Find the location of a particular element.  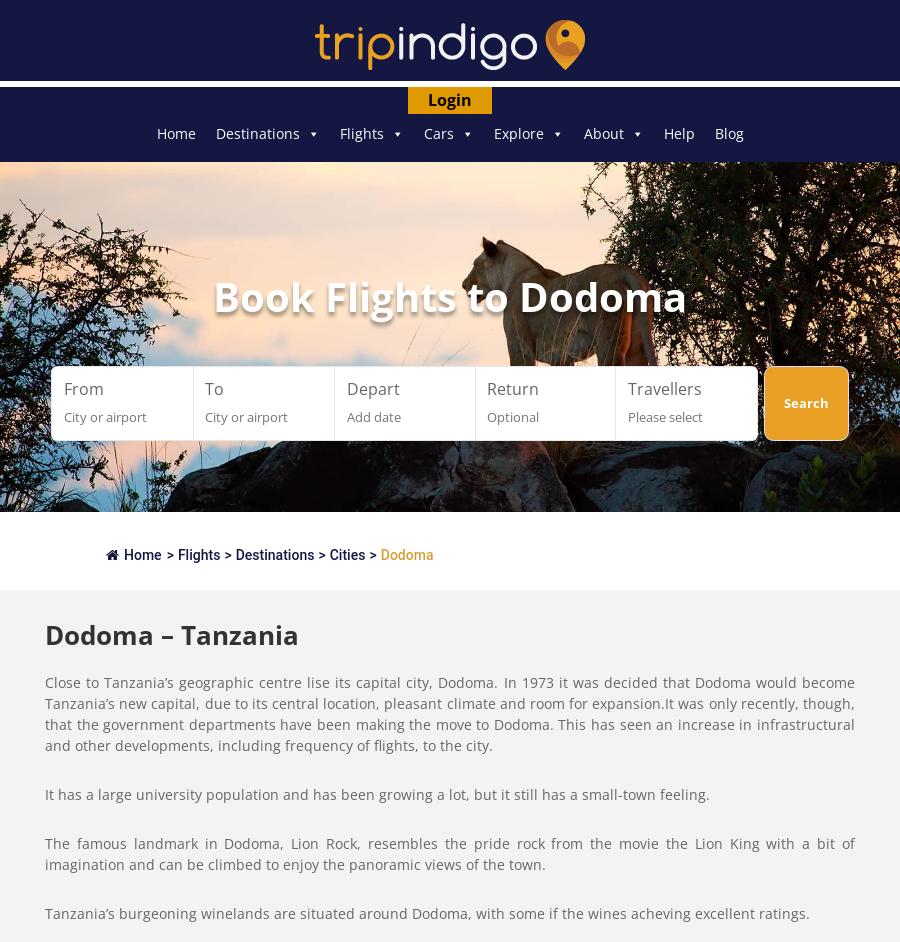

'Search' is located at coordinates (805, 402).